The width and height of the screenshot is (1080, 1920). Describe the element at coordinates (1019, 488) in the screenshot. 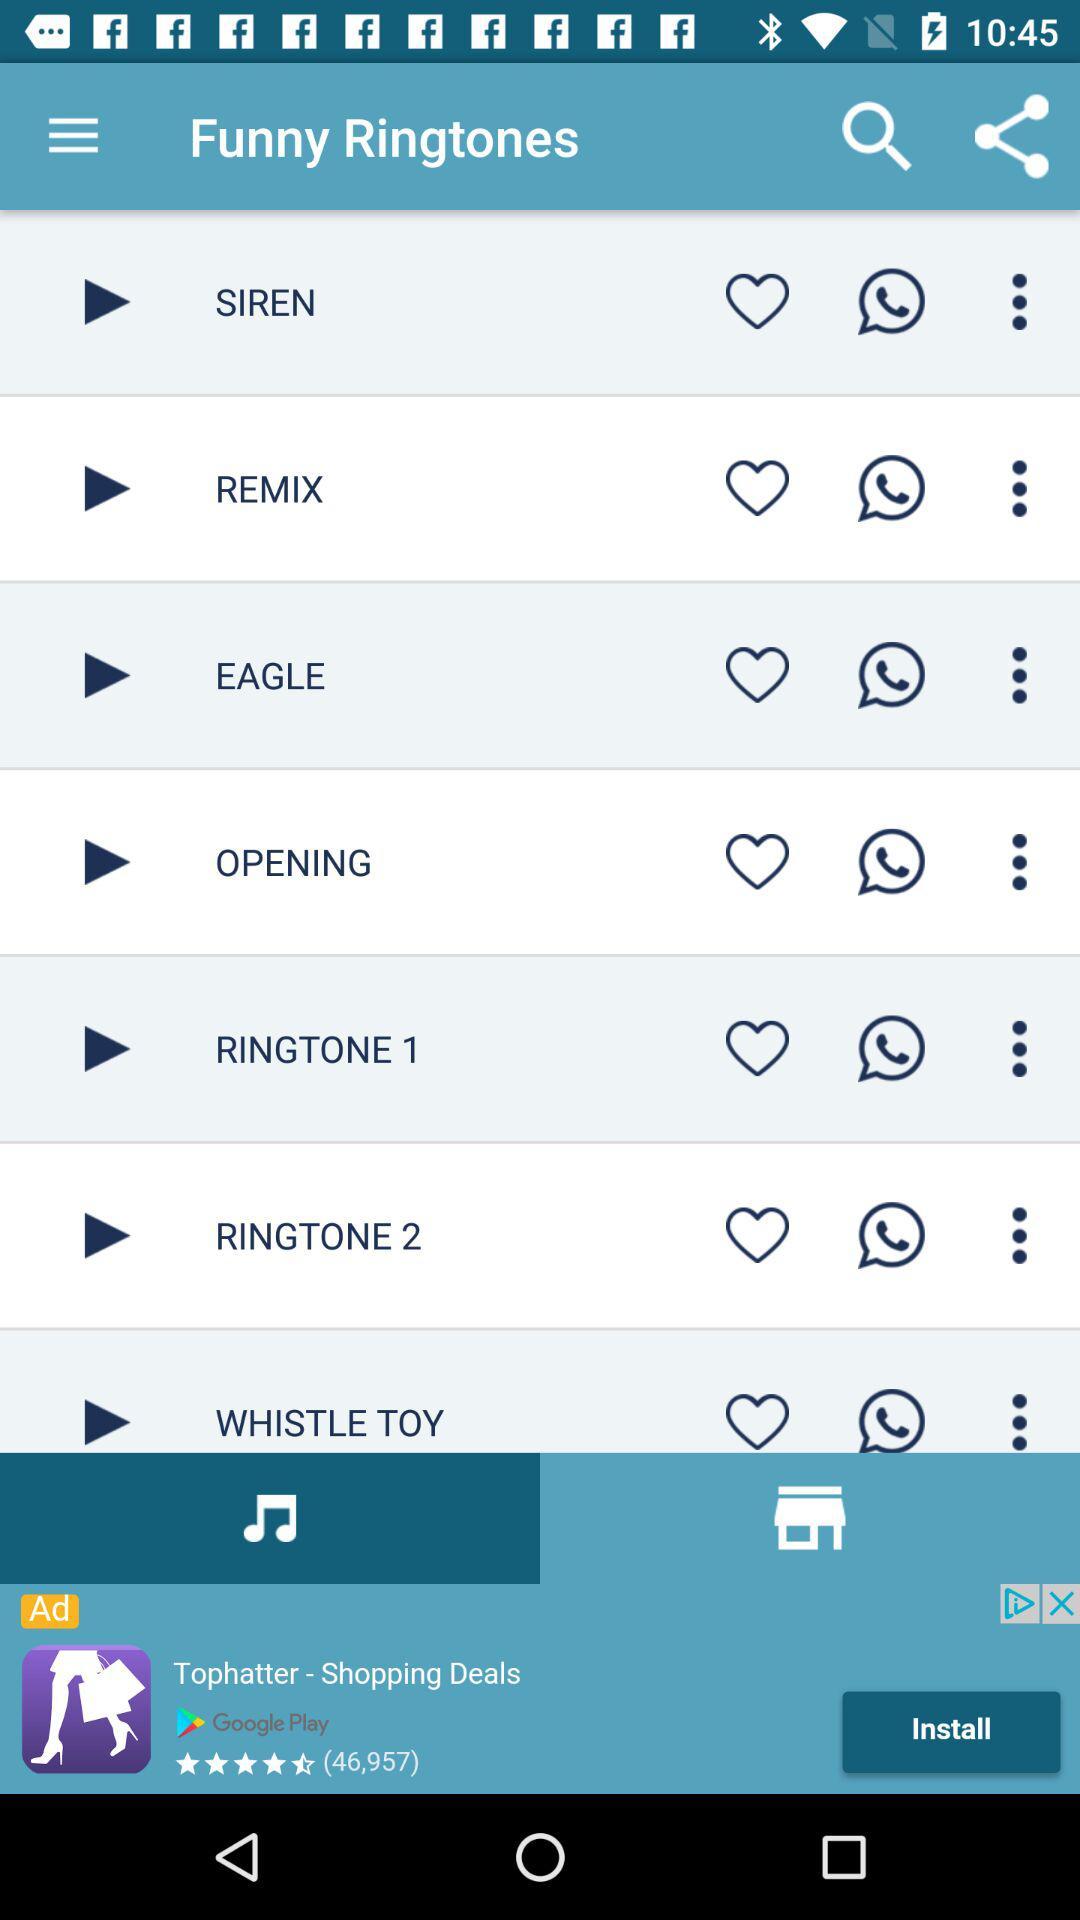

I see `menu` at that location.